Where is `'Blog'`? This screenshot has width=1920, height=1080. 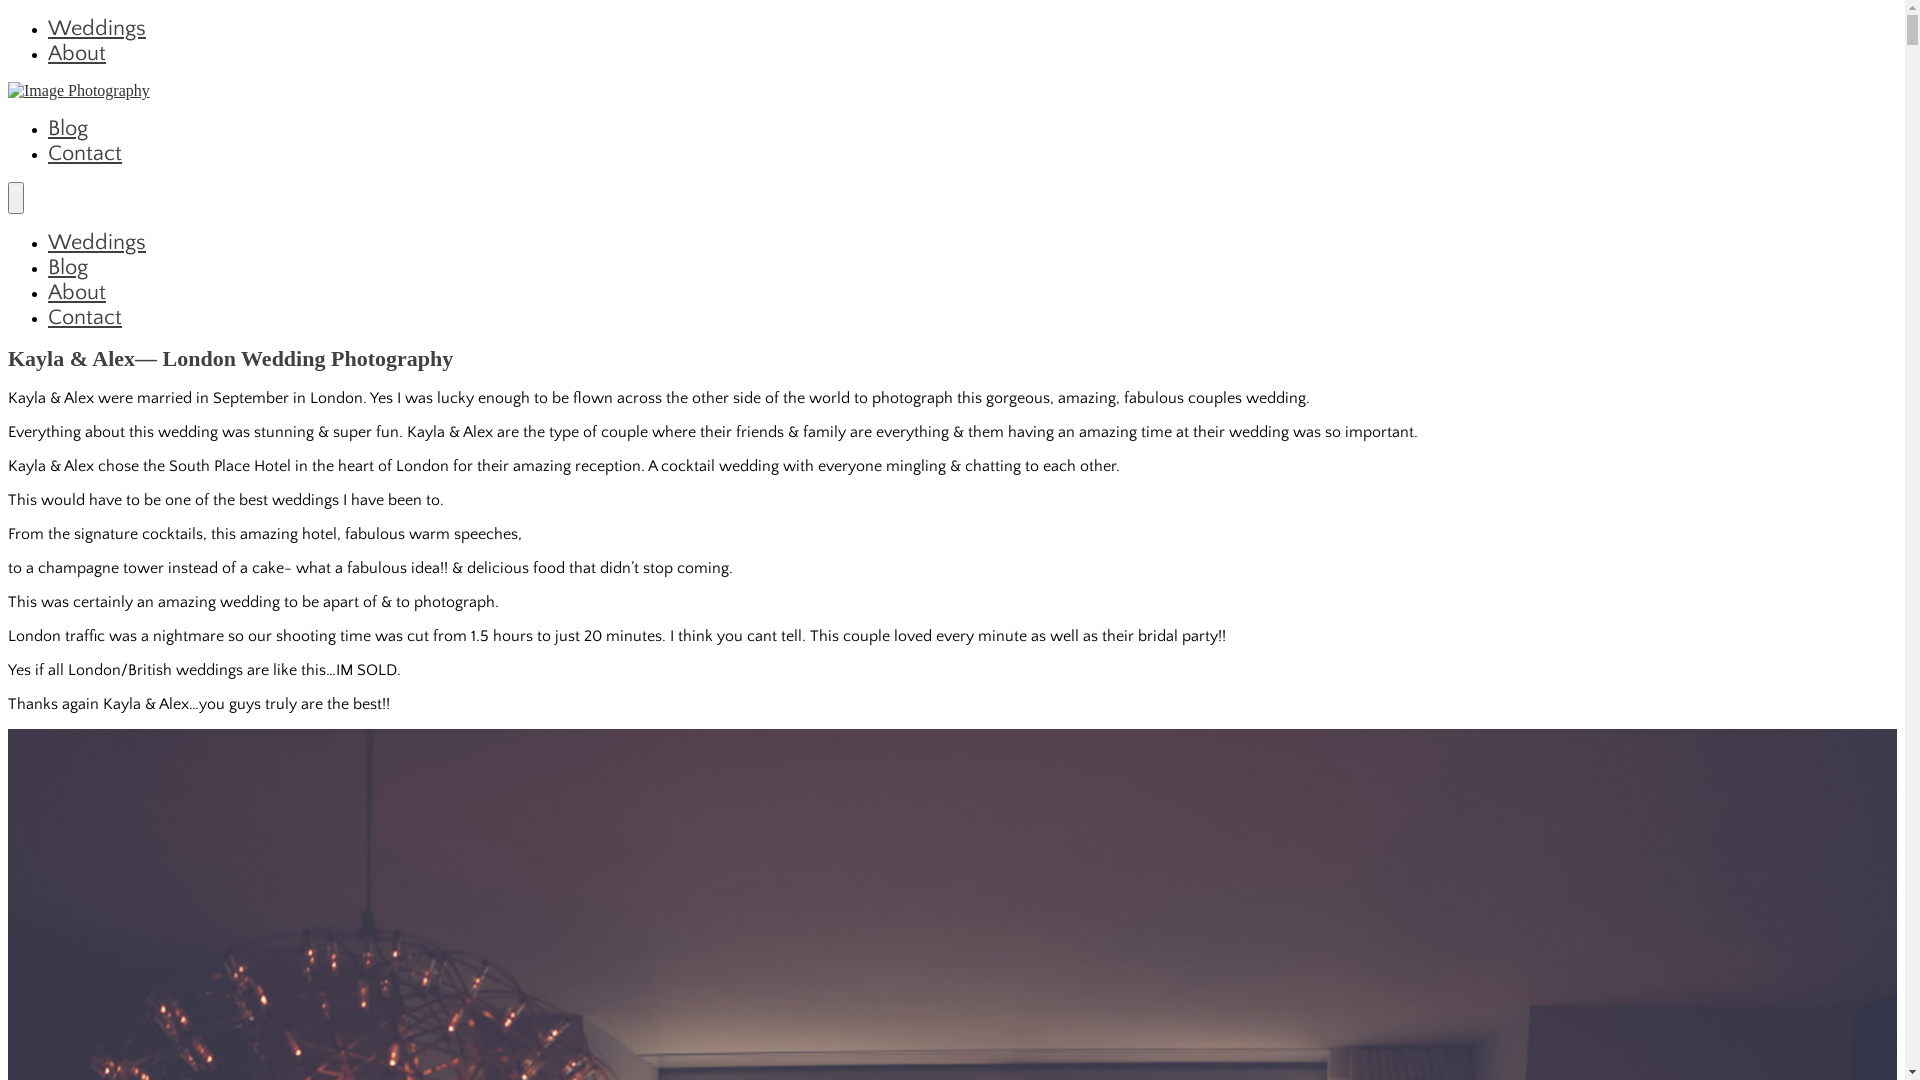 'Blog' is located at coordinates (67, 266).